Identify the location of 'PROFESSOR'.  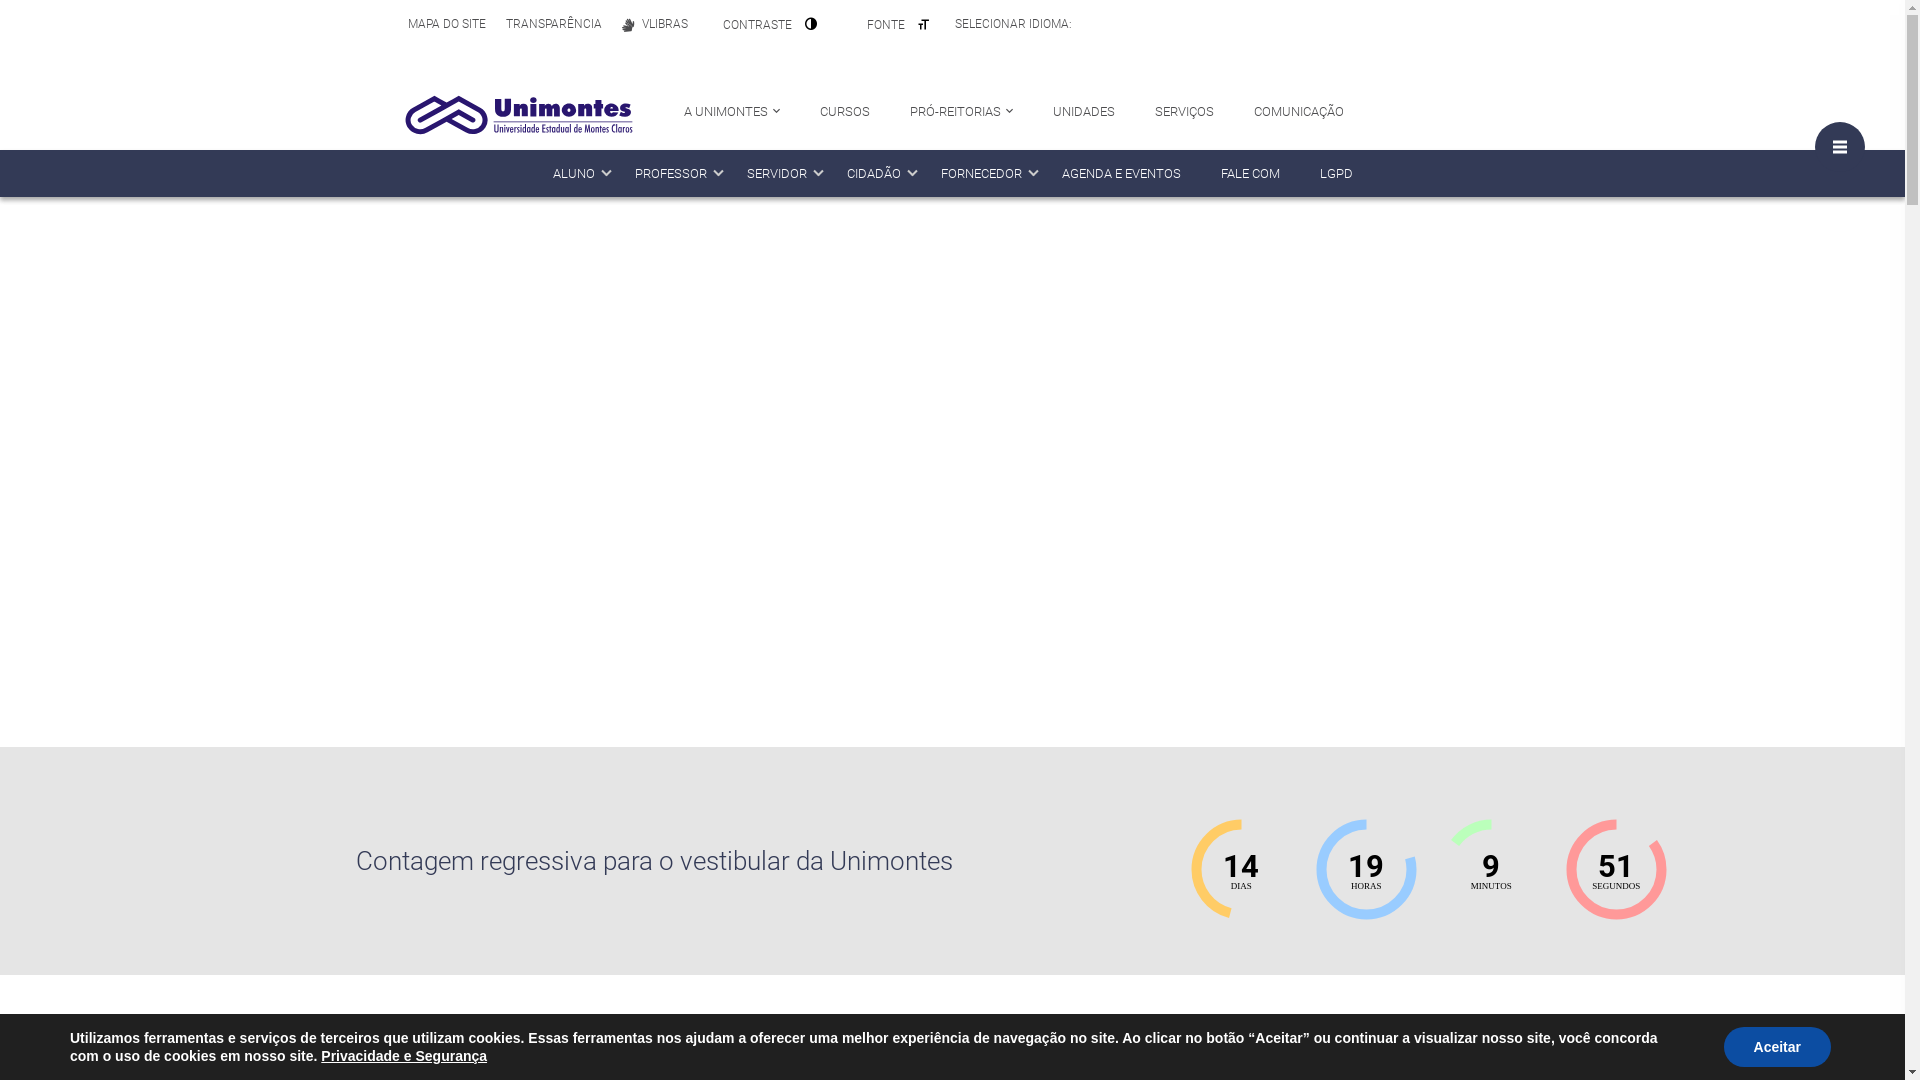
(613, 172).